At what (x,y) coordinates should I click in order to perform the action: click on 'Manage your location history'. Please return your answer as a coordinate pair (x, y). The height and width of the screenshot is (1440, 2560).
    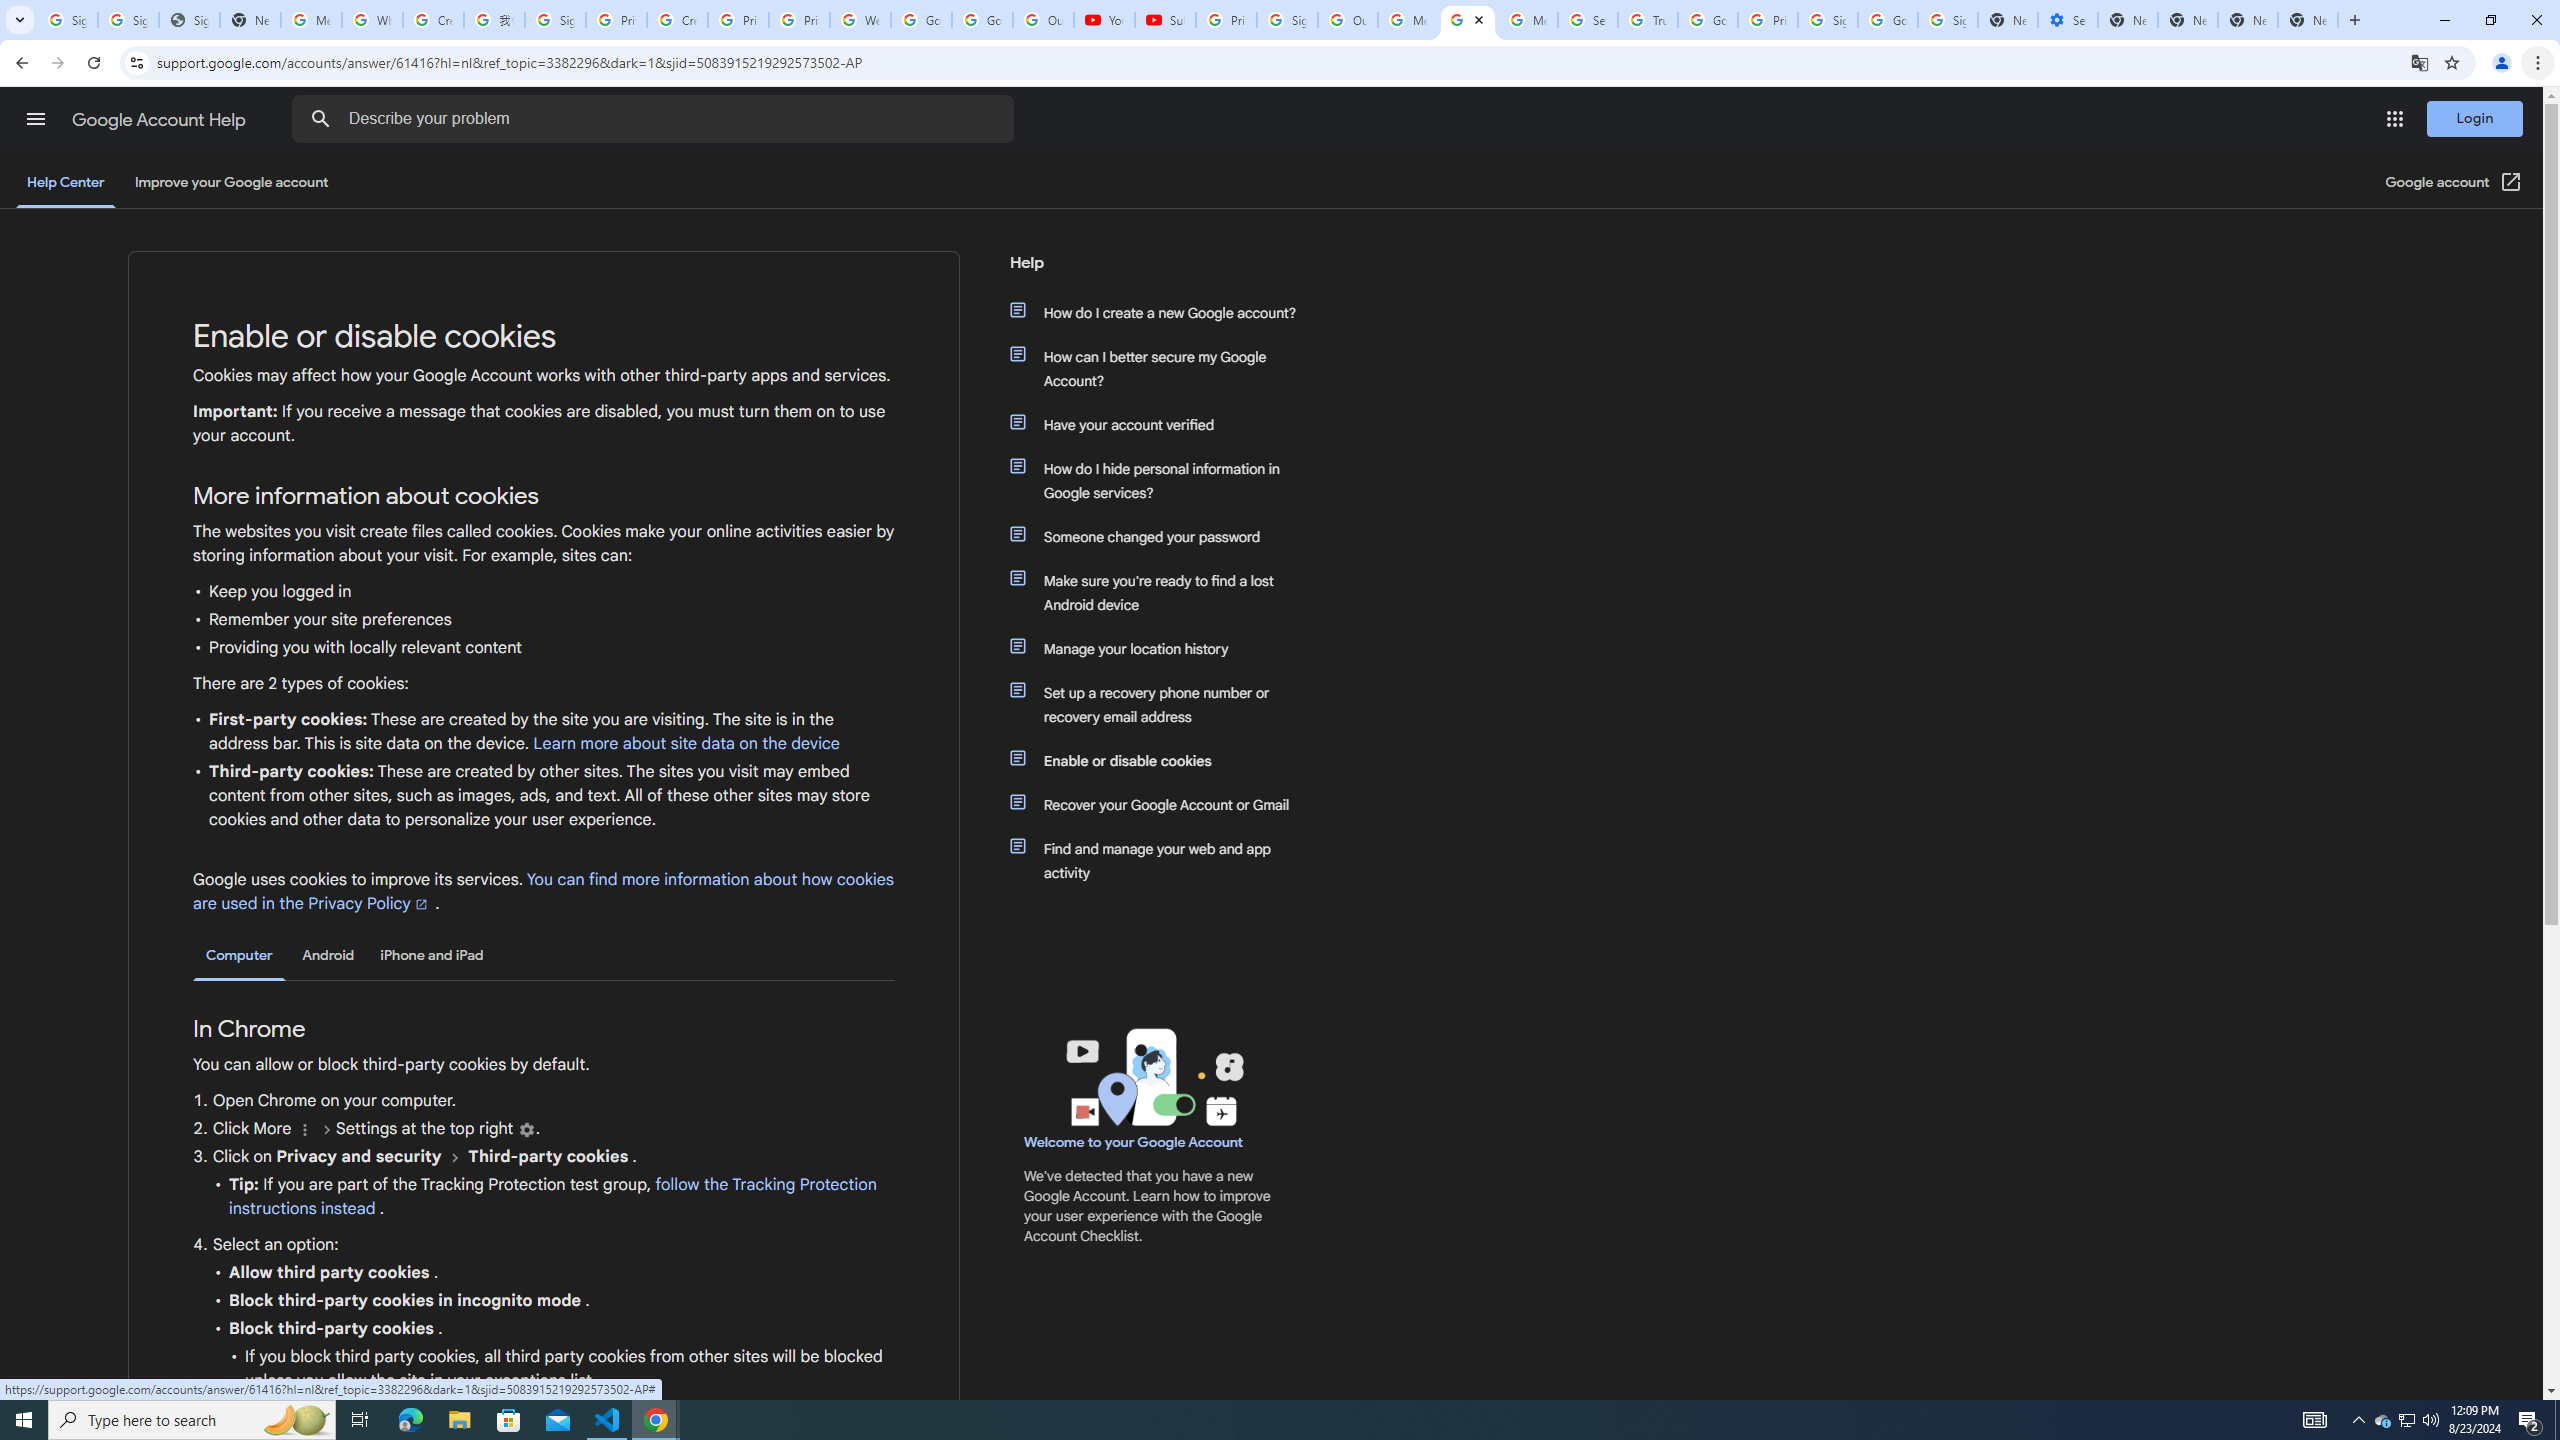
    Looking at the image, I should click on (1162, 647).